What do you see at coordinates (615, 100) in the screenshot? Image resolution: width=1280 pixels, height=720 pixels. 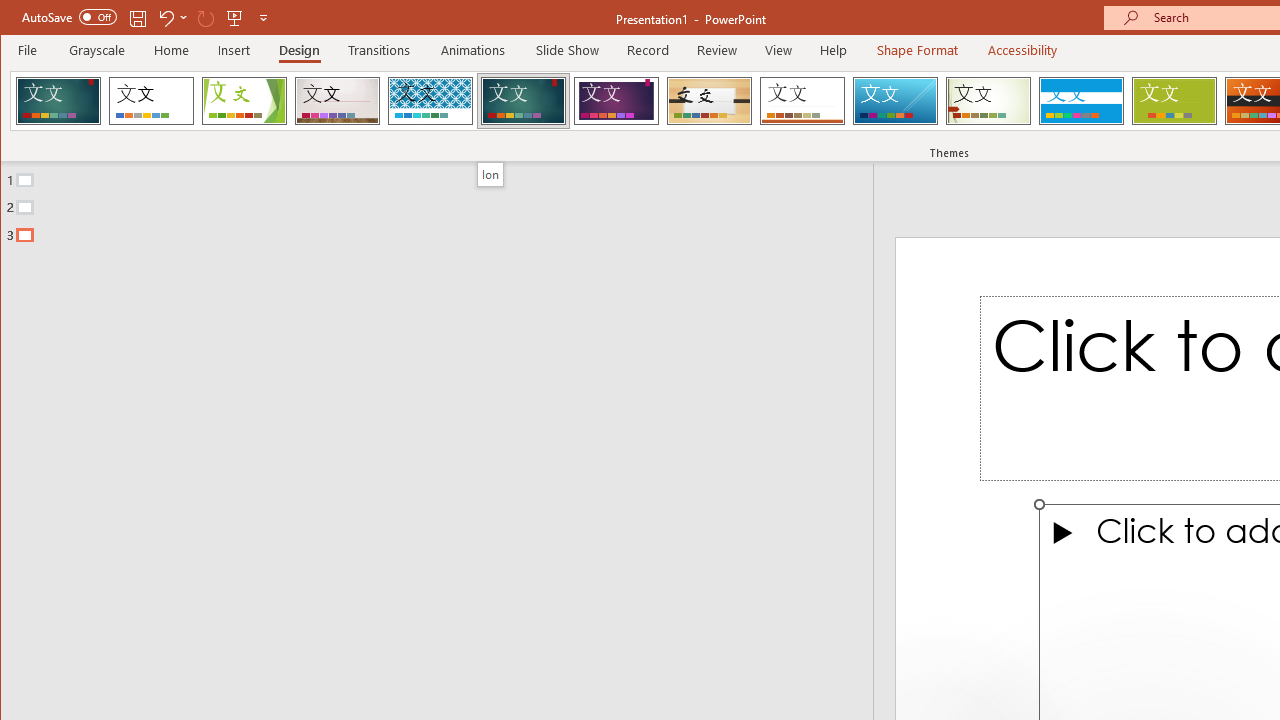 I see `'Ion Boardroom'` at bounding box center [615, 100].